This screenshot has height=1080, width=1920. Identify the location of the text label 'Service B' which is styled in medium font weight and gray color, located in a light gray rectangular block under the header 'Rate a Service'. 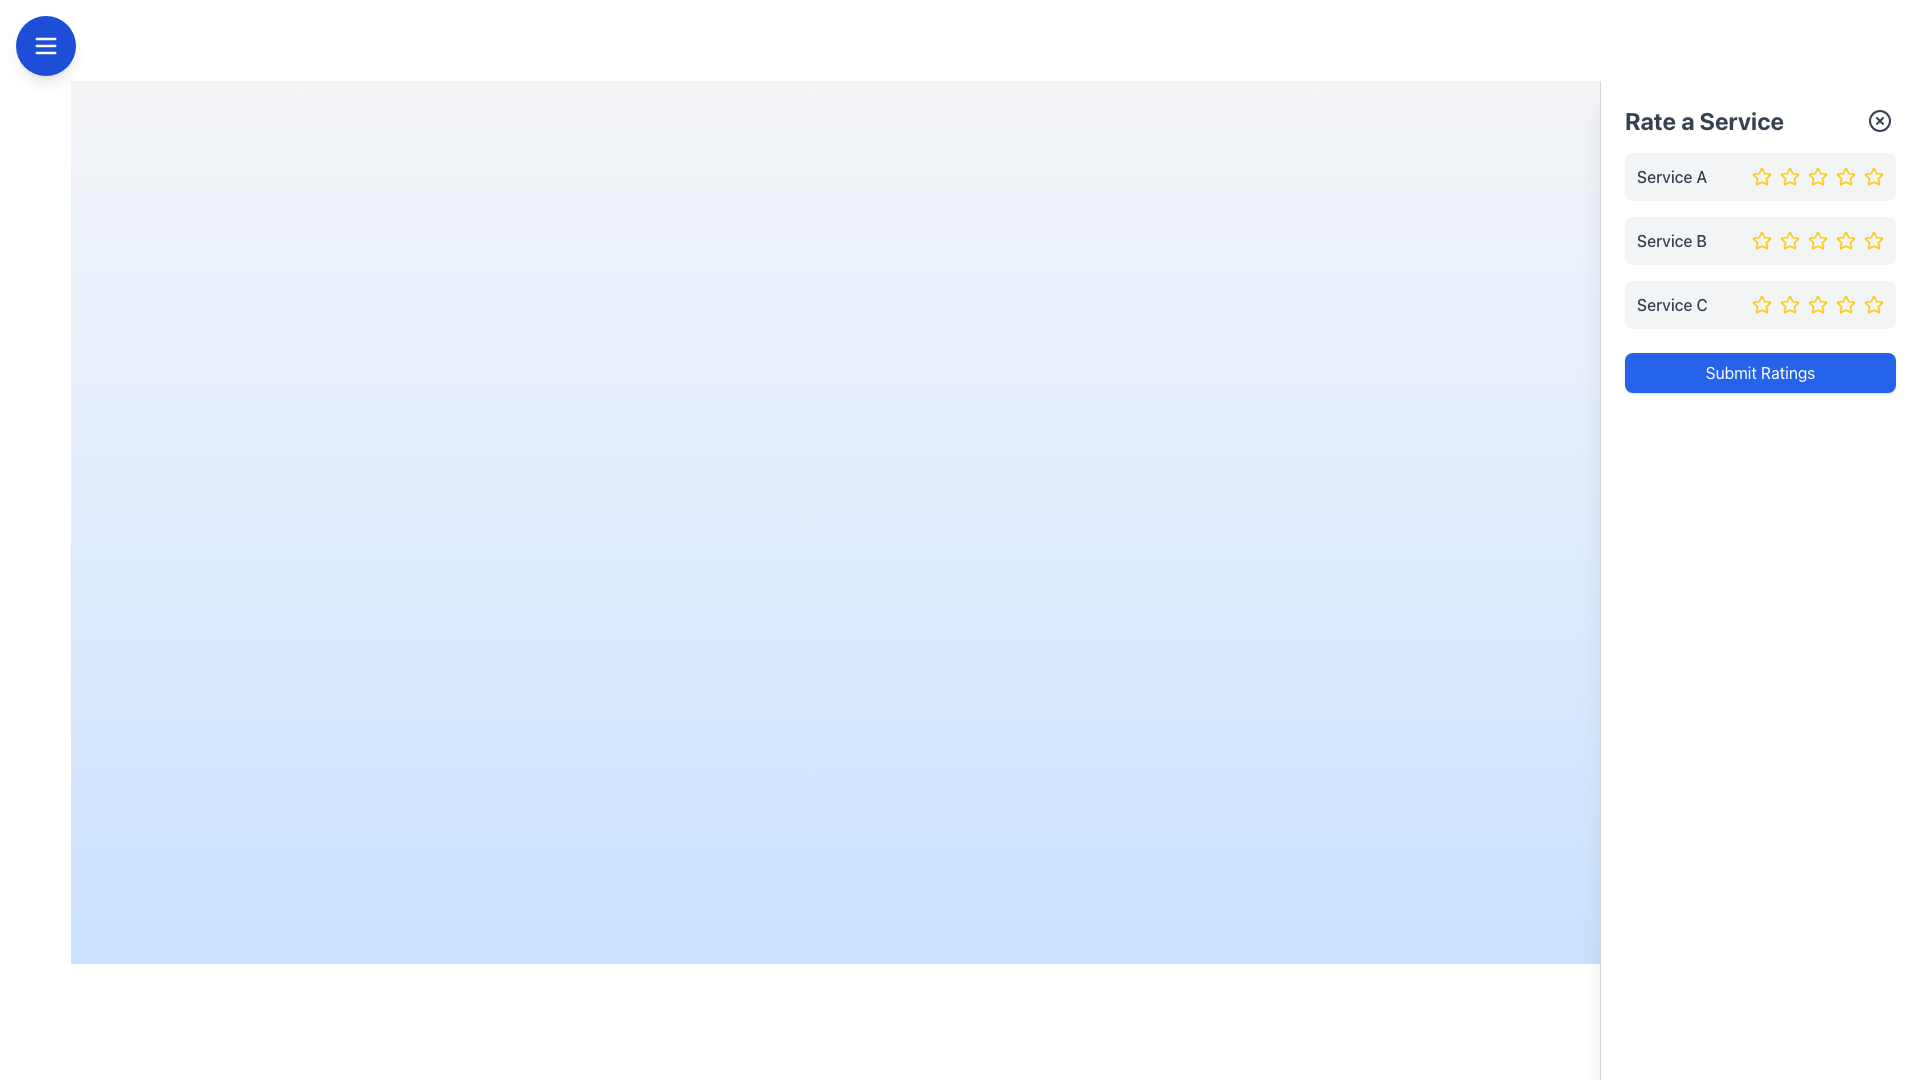
(1671, 239).